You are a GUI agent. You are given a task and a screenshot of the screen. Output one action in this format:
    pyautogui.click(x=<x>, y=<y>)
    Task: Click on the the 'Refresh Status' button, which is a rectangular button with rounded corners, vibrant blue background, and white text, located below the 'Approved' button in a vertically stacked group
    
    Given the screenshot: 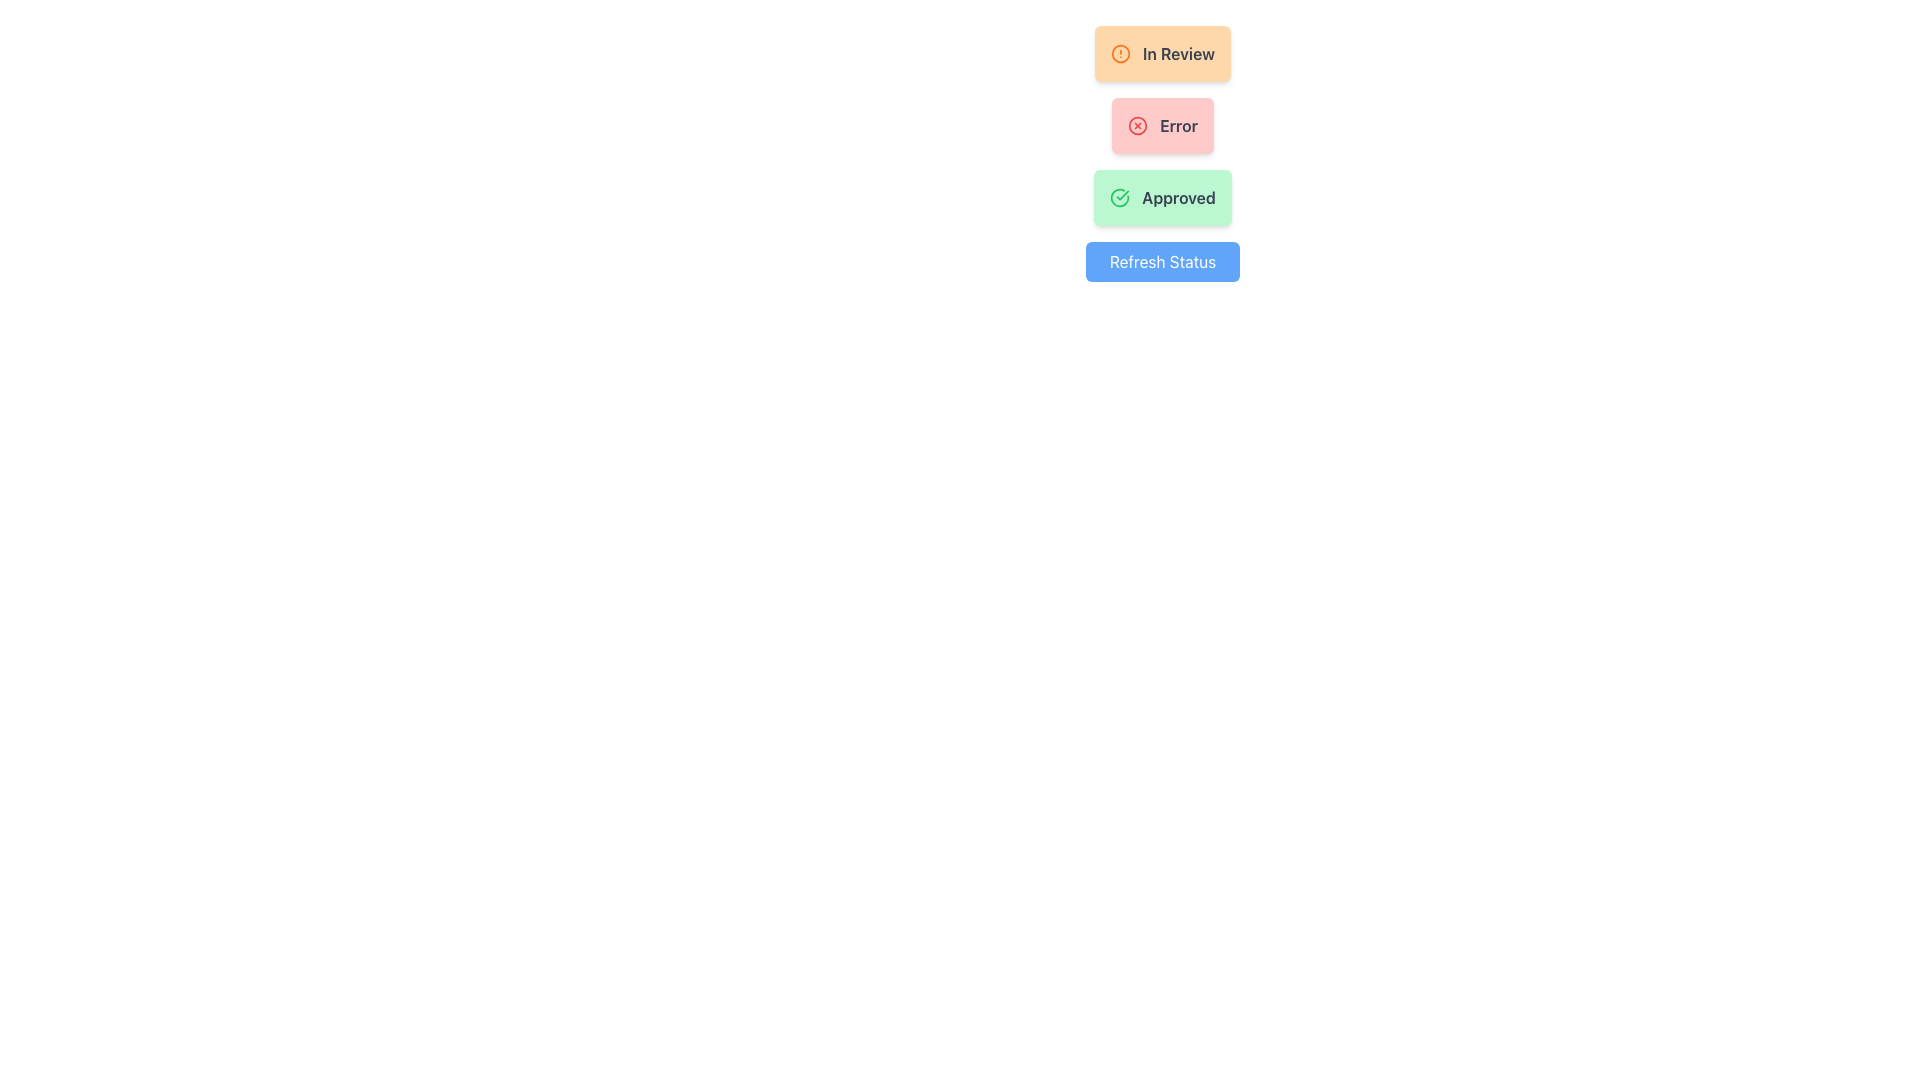 What is the action you would take?
    pyautogui.click(x=1161, y=261)
    